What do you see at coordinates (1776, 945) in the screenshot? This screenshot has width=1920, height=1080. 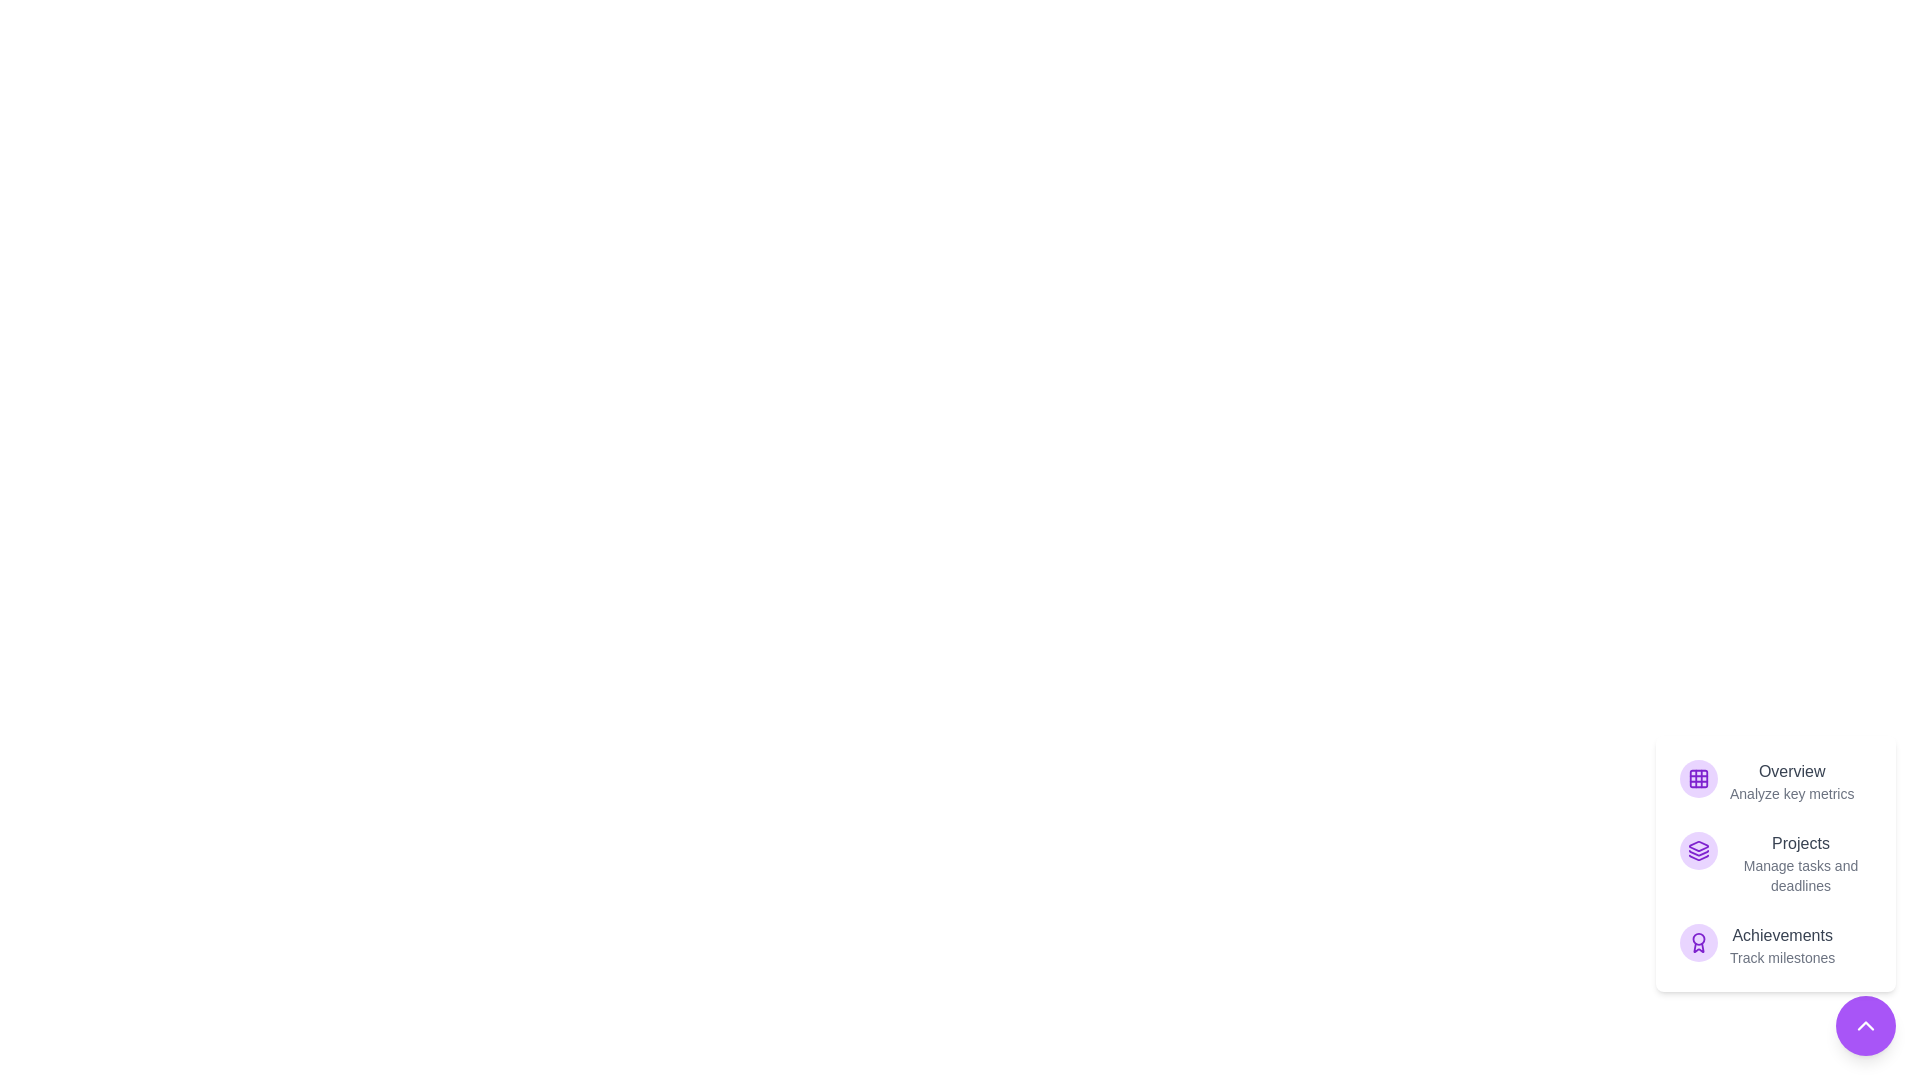 I see `the quick access item Achievements` at bounding box center [1776, 945].